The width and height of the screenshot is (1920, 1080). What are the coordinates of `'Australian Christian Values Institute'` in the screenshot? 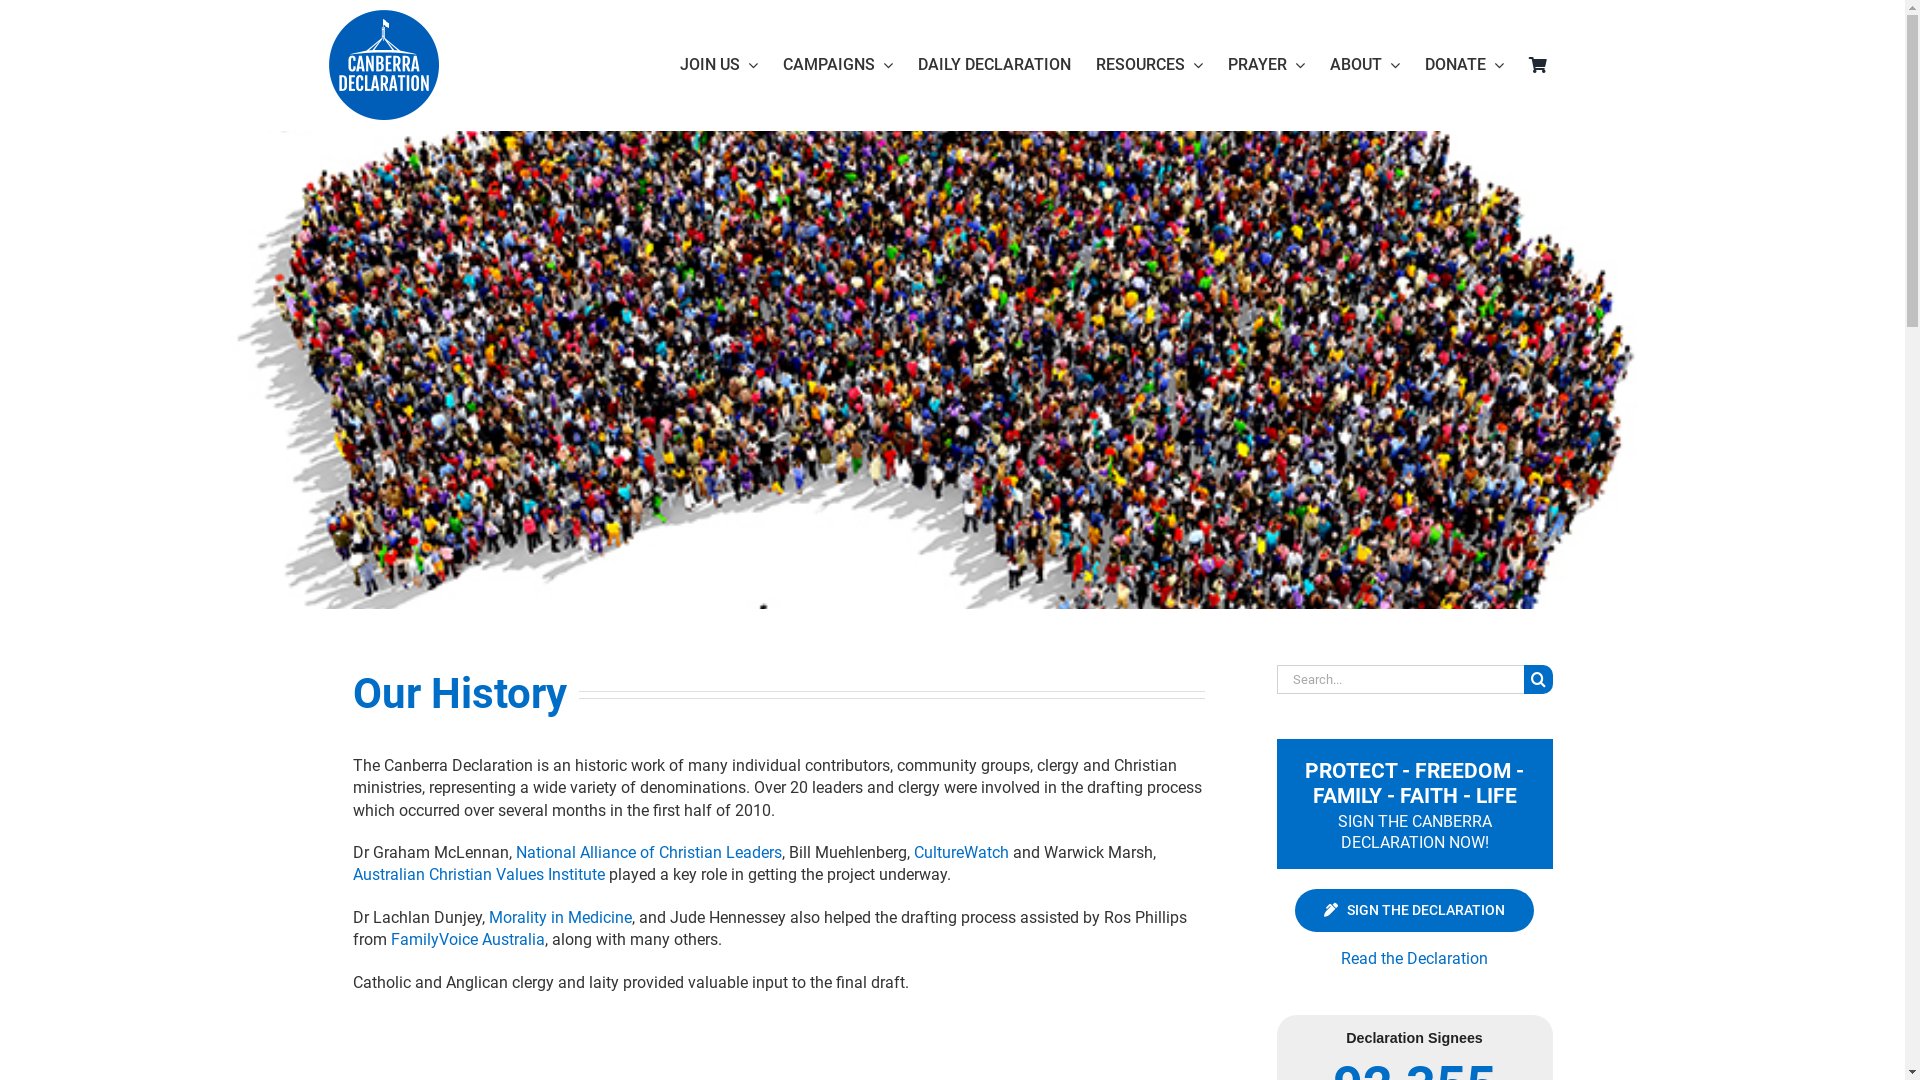 It's located at (477, 873).